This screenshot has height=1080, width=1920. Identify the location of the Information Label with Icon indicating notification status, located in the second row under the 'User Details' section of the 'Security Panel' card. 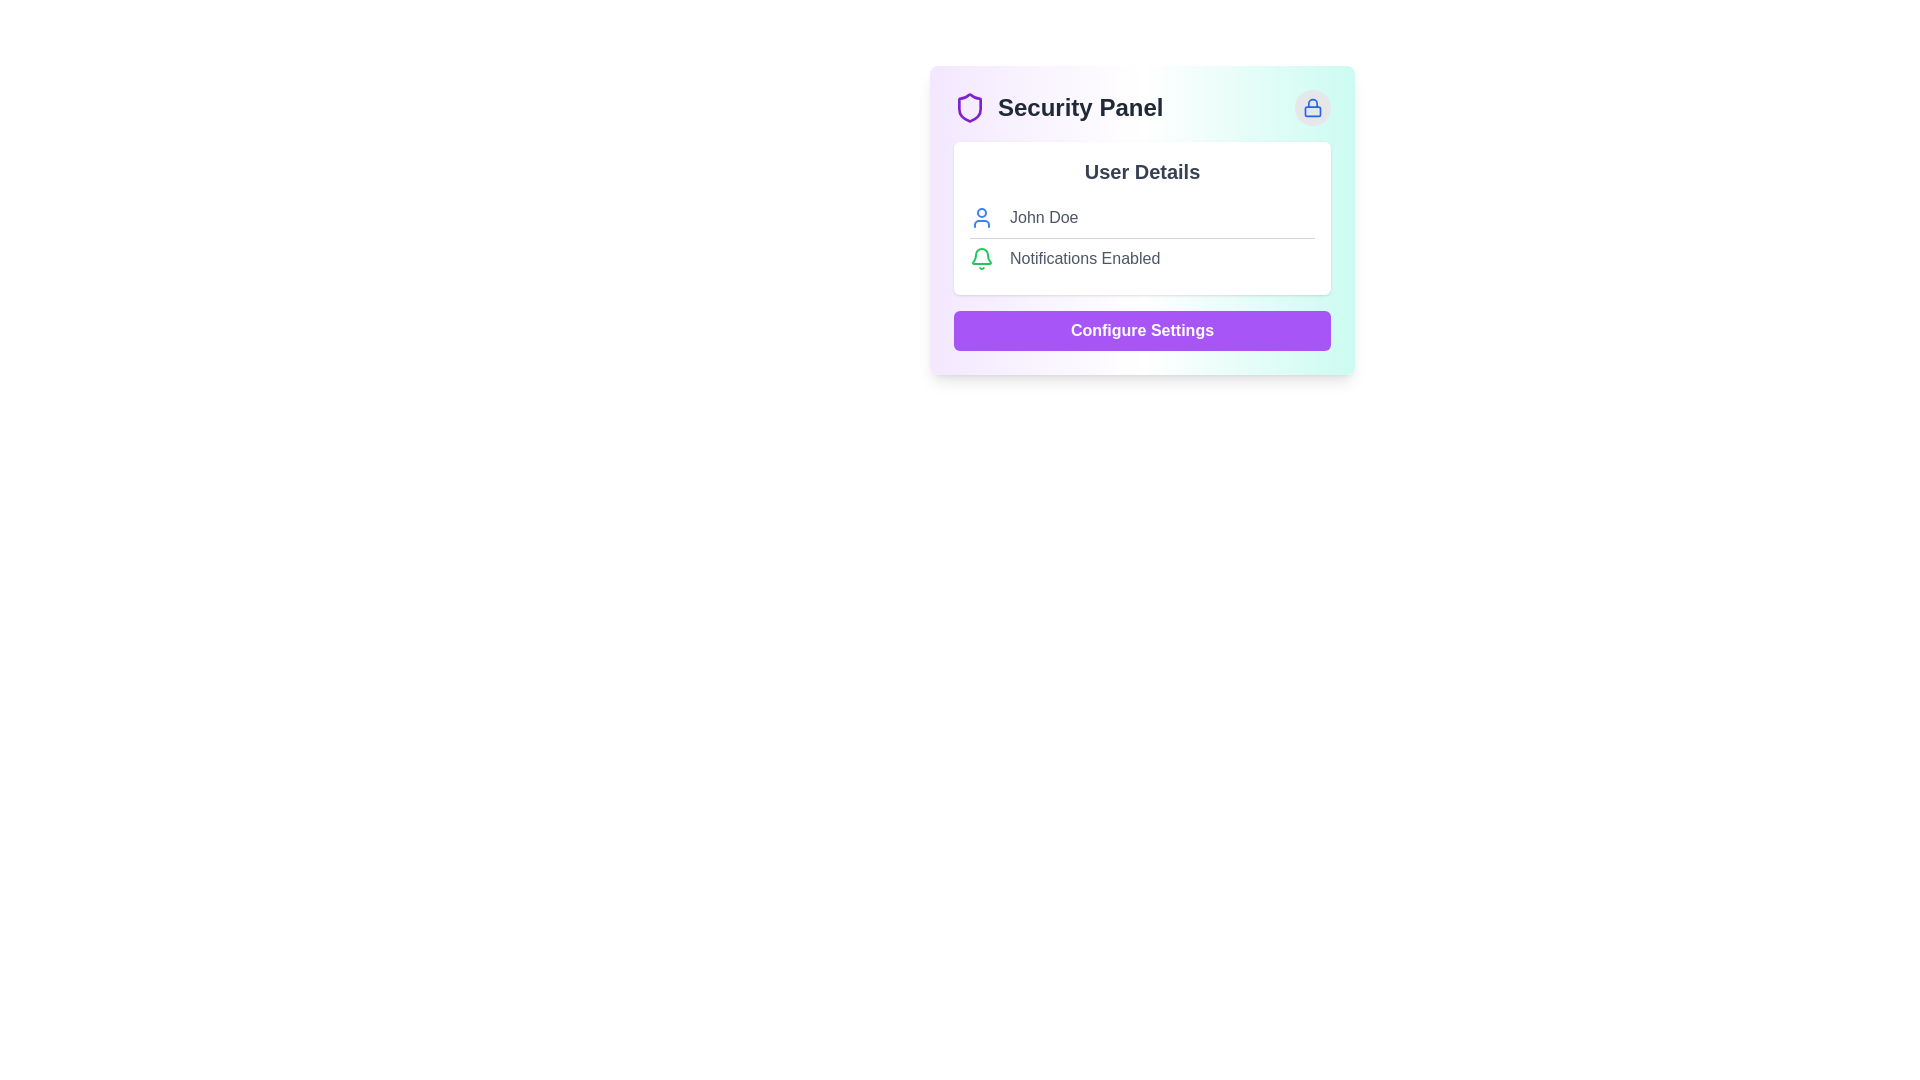
(1142, 257).